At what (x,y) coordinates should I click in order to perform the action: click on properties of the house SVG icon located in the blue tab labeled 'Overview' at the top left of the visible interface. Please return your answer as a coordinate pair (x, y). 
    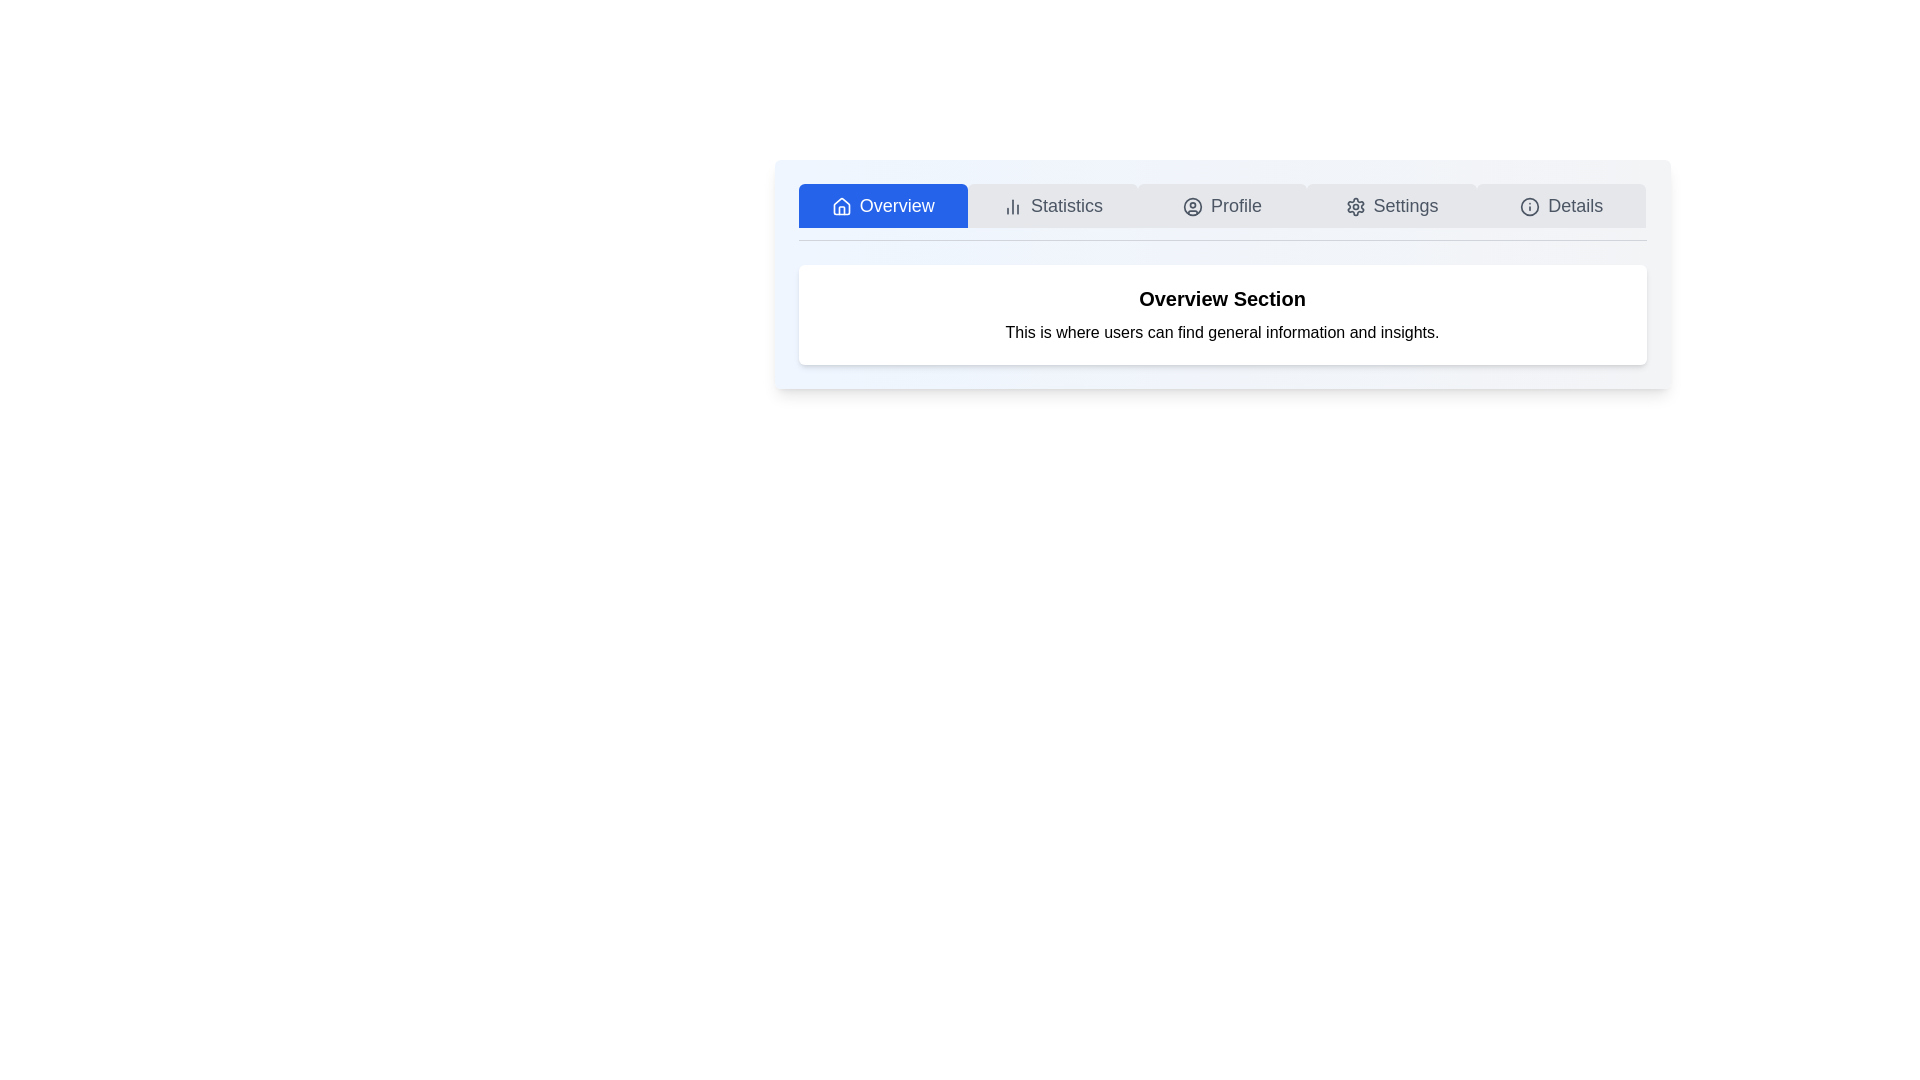
    Looking at the image, I should click on (841, 207).